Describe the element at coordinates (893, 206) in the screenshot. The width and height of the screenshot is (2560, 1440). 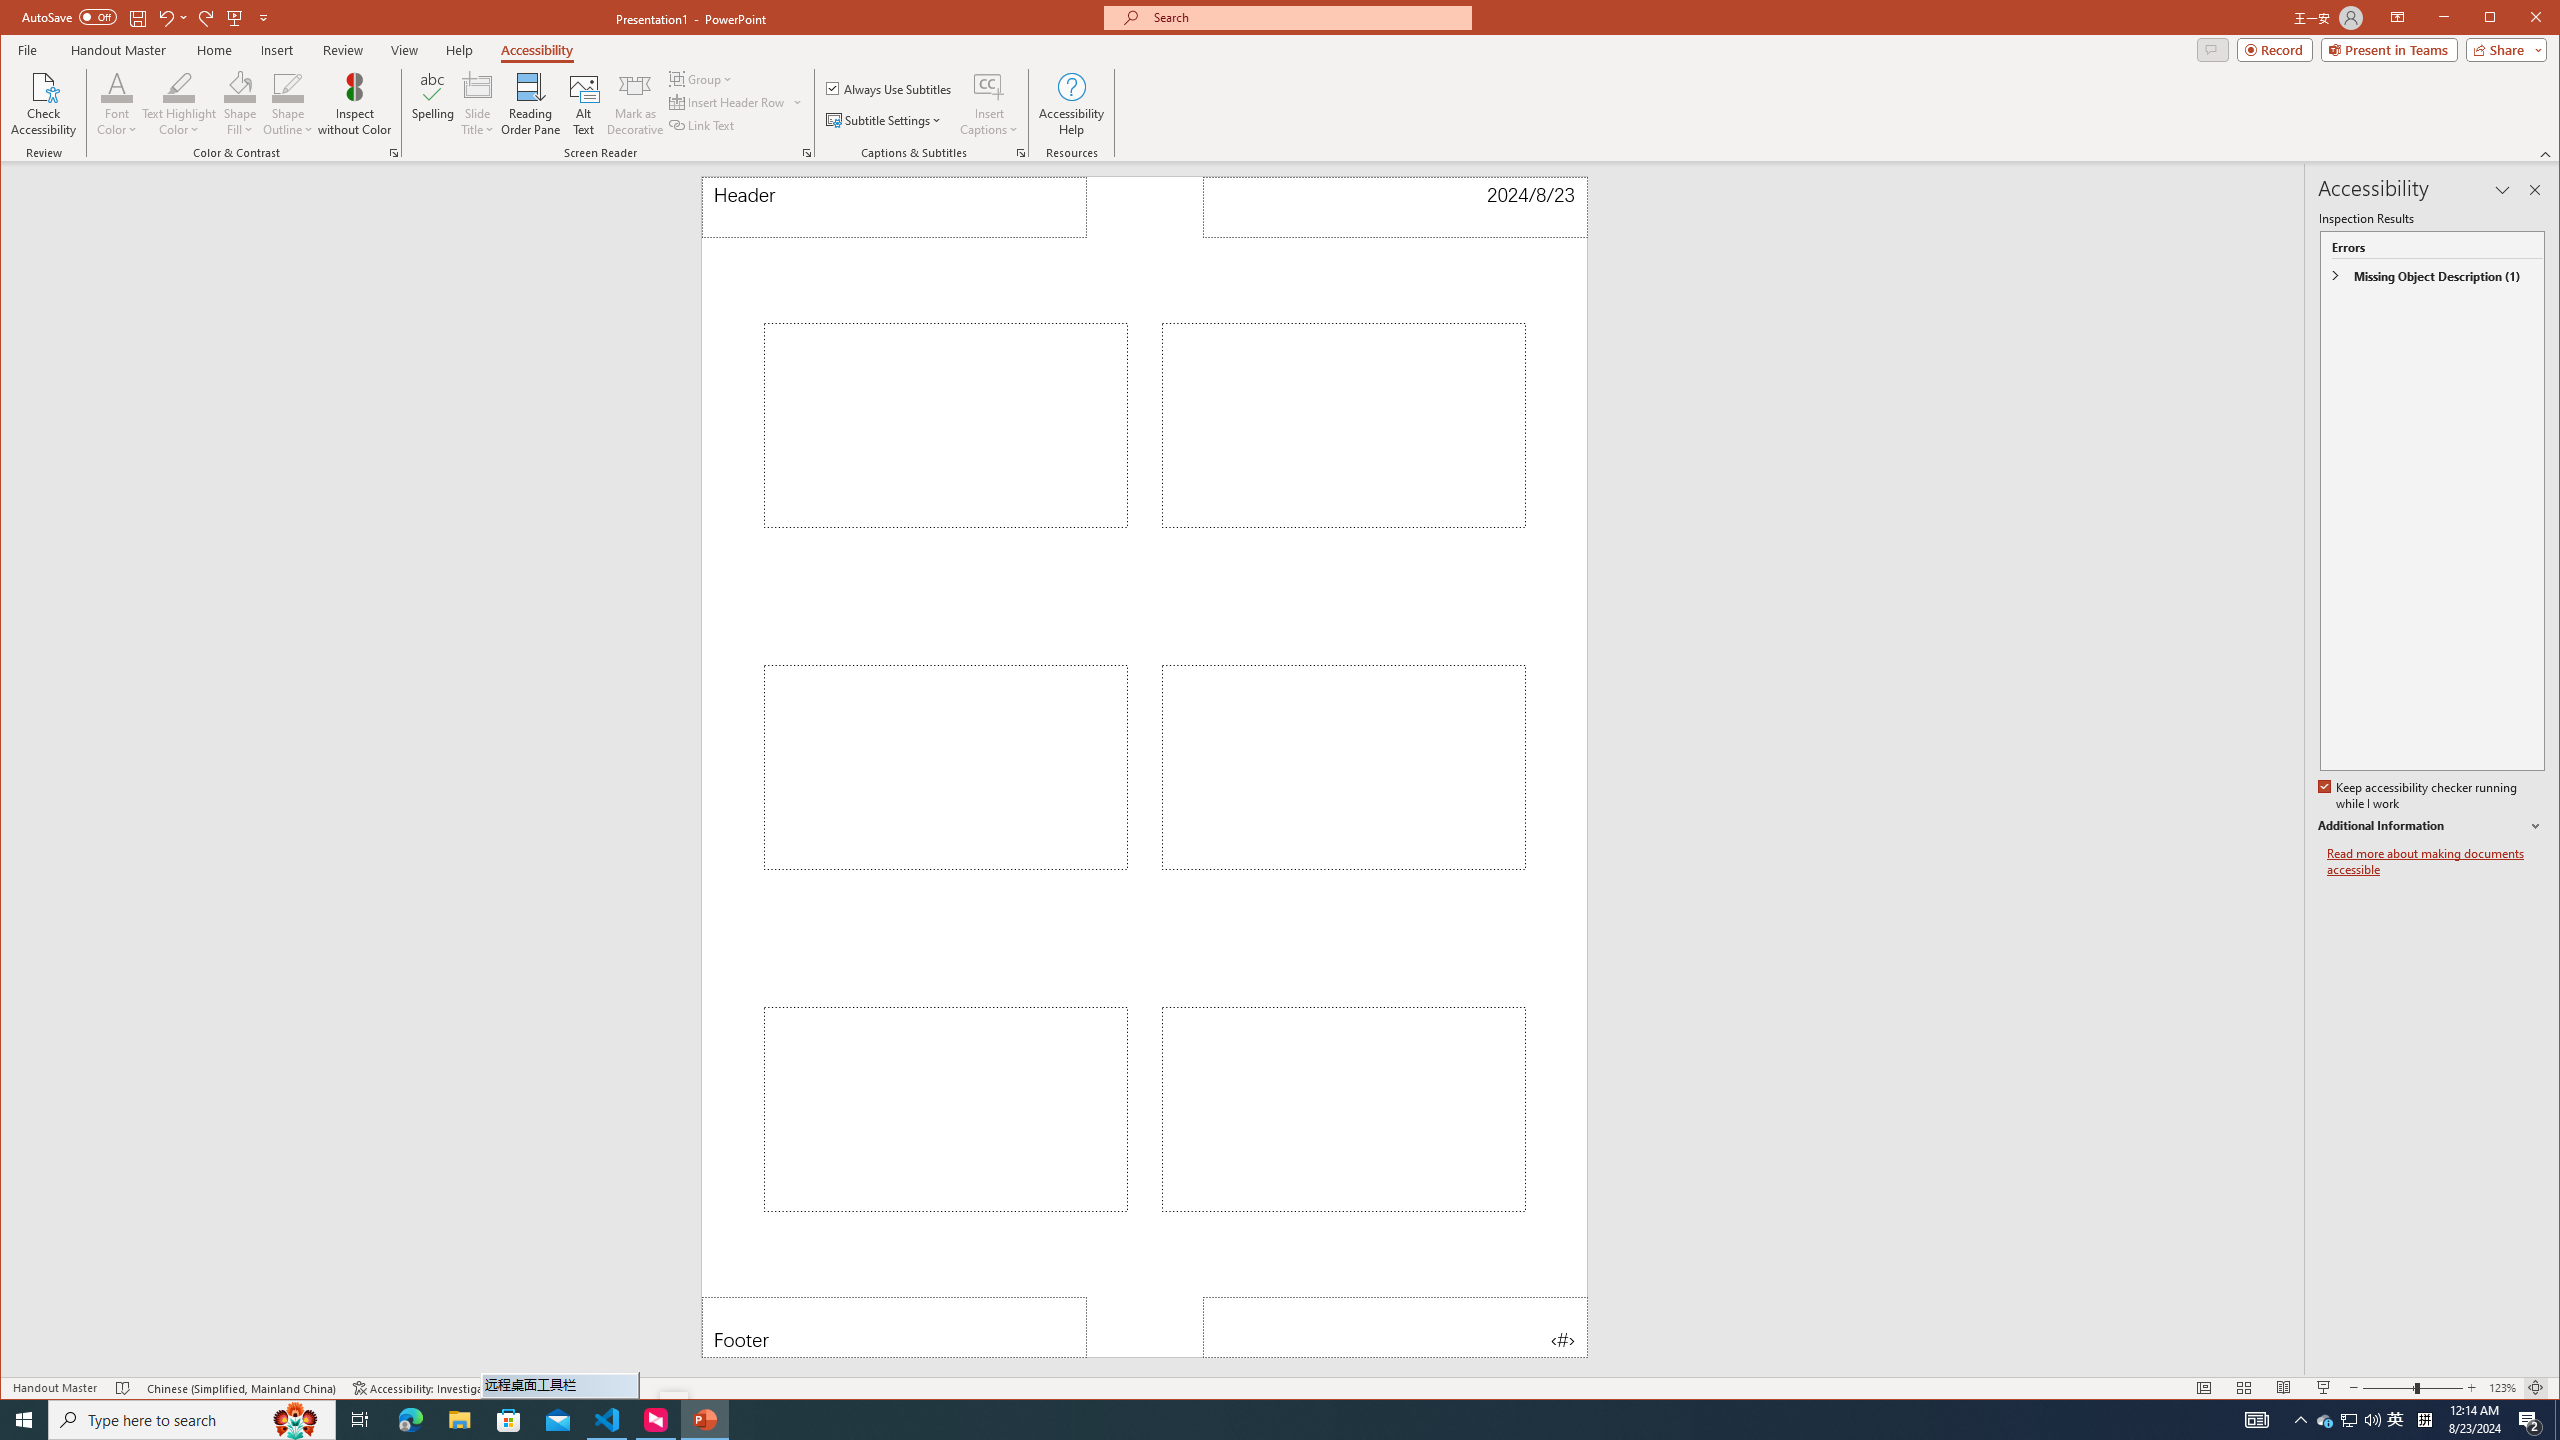
I see `'Header'` at that location.